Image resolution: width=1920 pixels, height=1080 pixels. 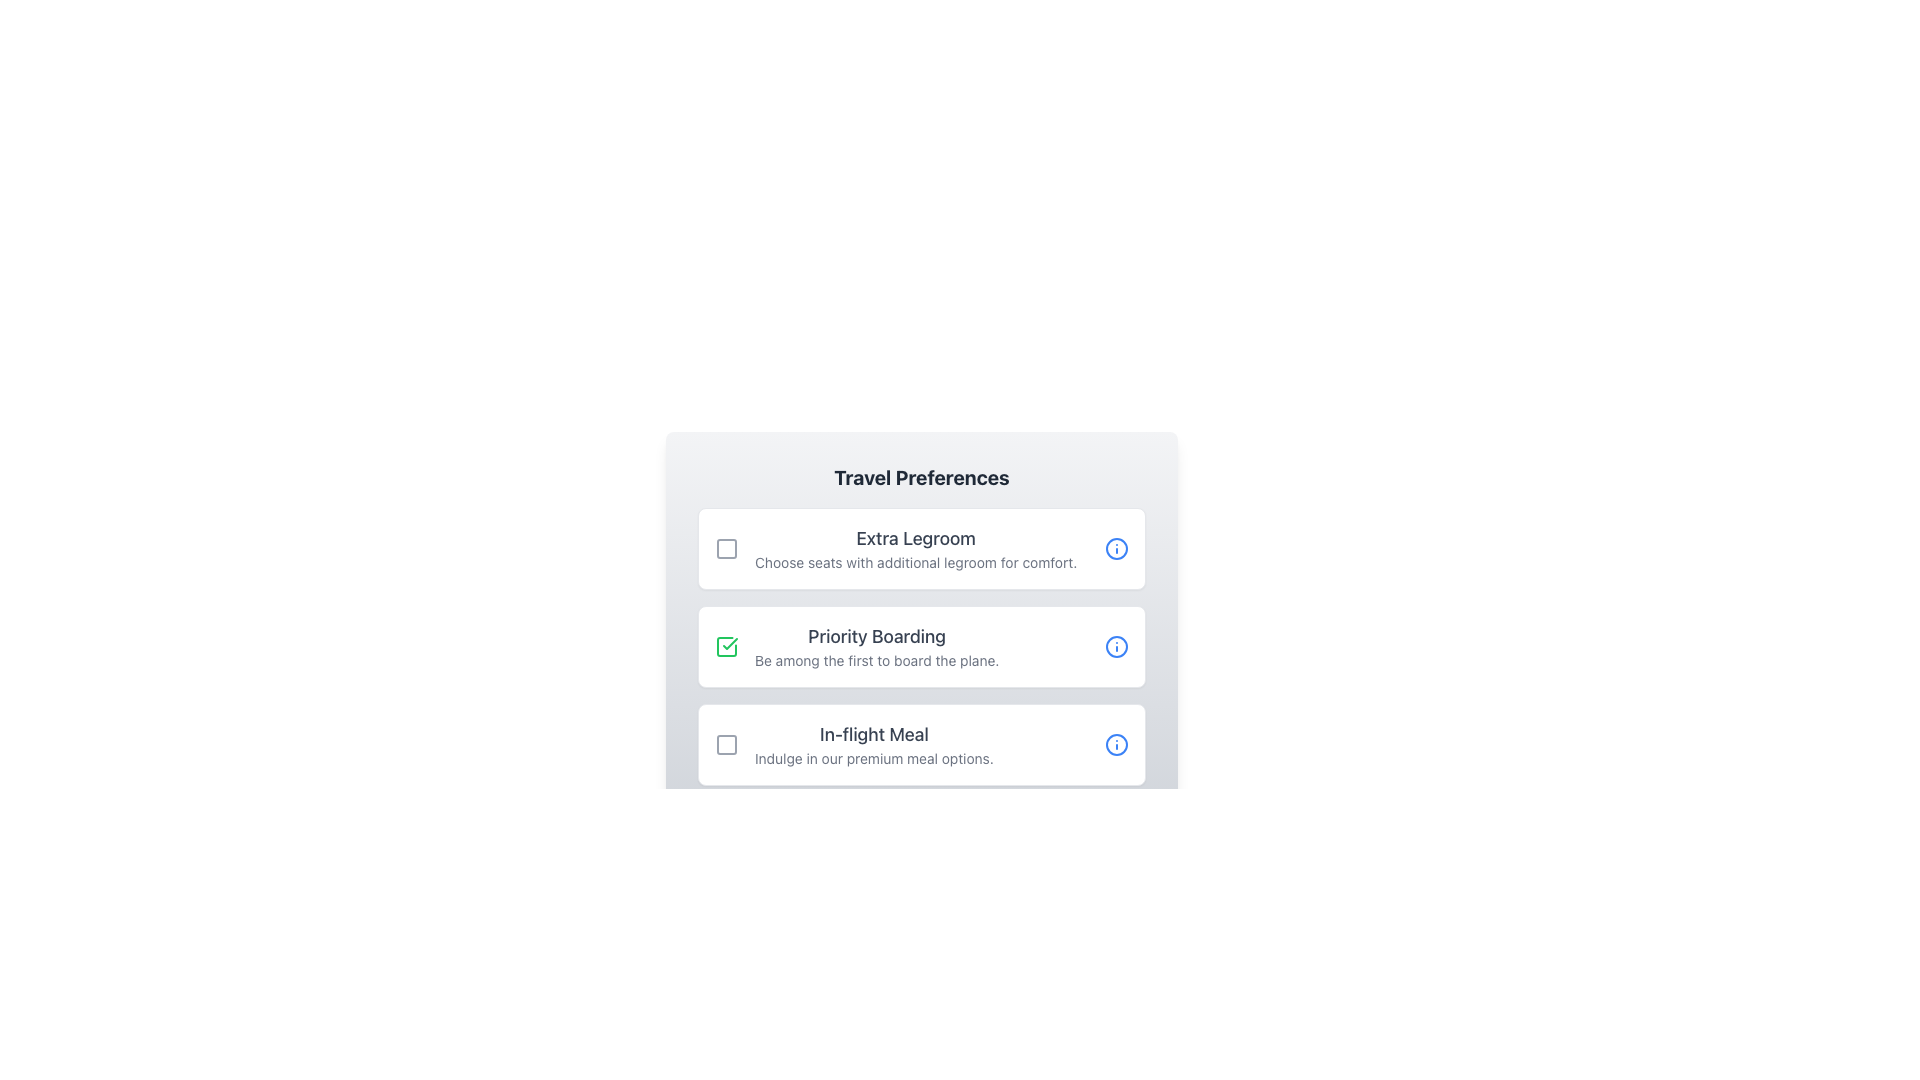 I want to click on text 'Be among the first to board the plane.' which is displayed in gray color below the title 'Priority Boarding.', so click(x=877, y=660).